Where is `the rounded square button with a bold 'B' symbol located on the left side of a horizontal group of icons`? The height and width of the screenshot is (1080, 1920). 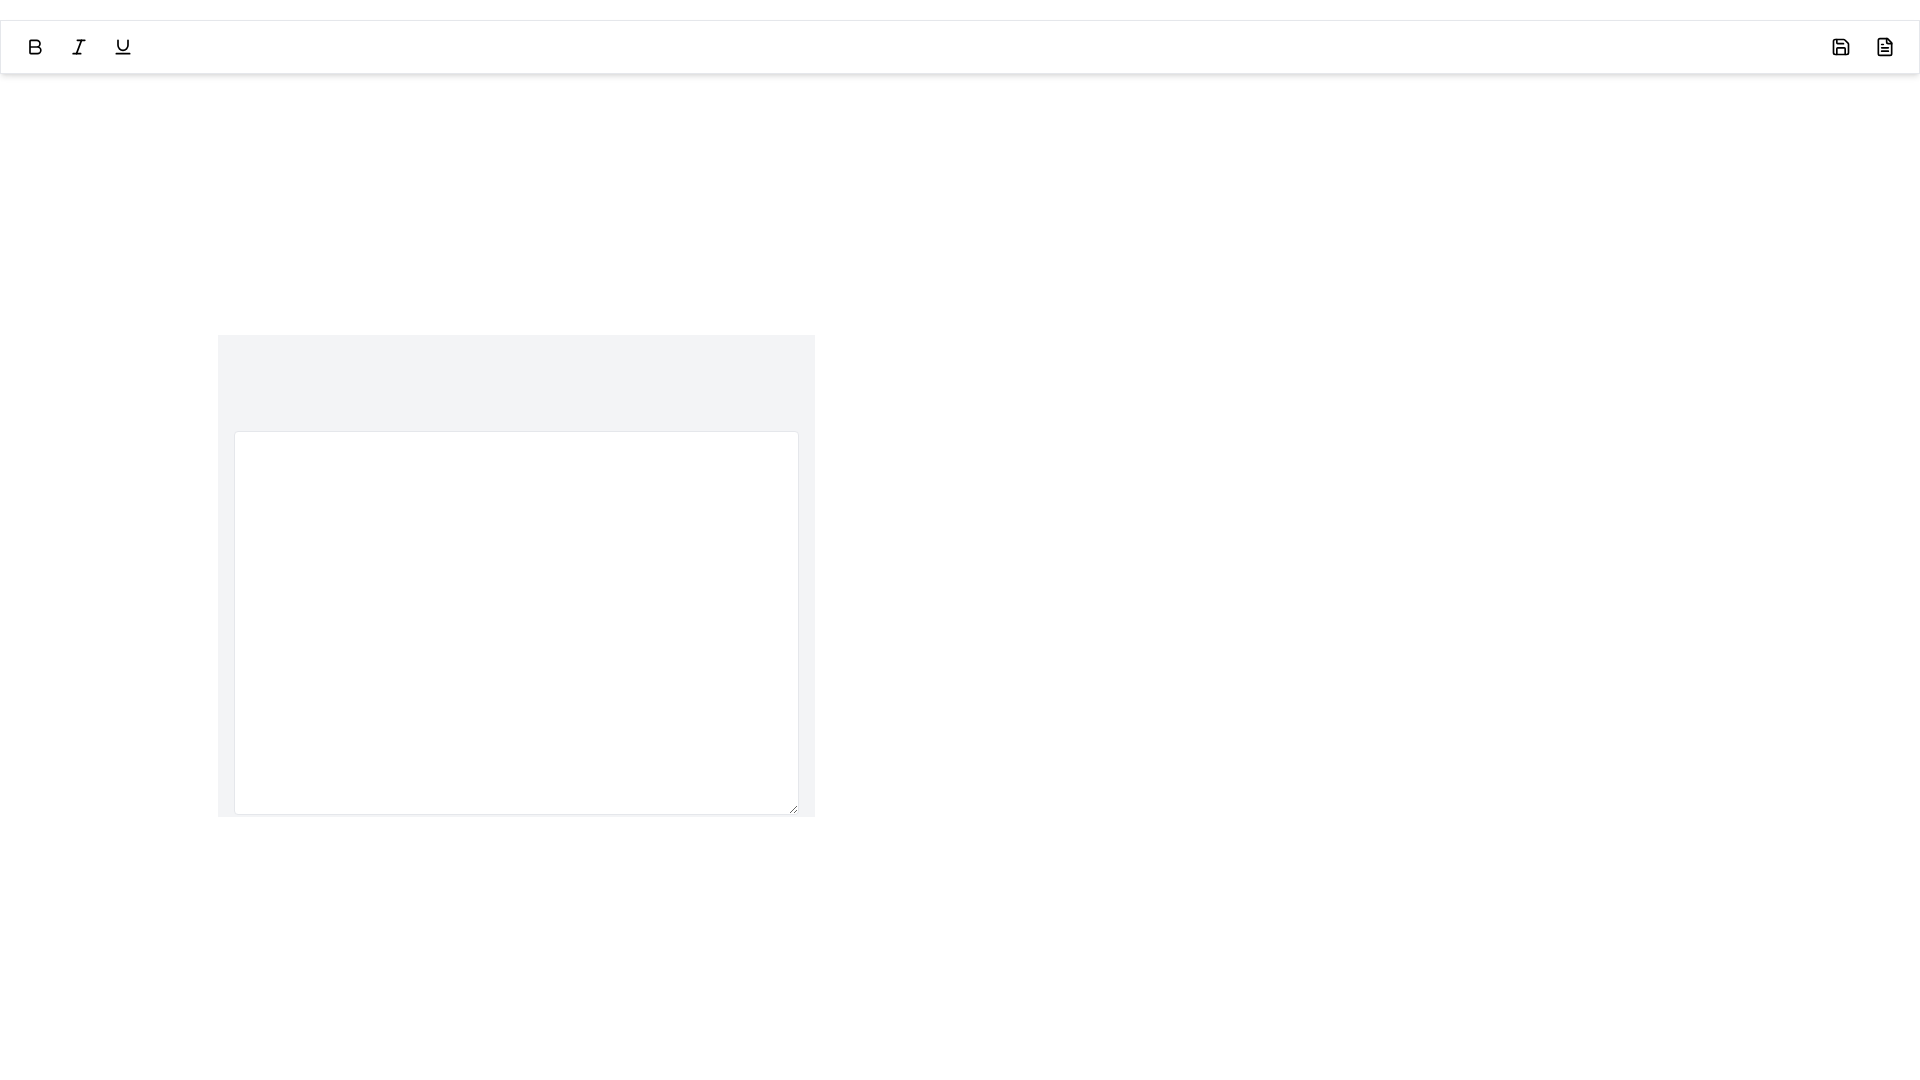 the rounded square button with a bold 'B' symbol located on the left side of a horizontal group of icons is located at coordinates (34, 45).